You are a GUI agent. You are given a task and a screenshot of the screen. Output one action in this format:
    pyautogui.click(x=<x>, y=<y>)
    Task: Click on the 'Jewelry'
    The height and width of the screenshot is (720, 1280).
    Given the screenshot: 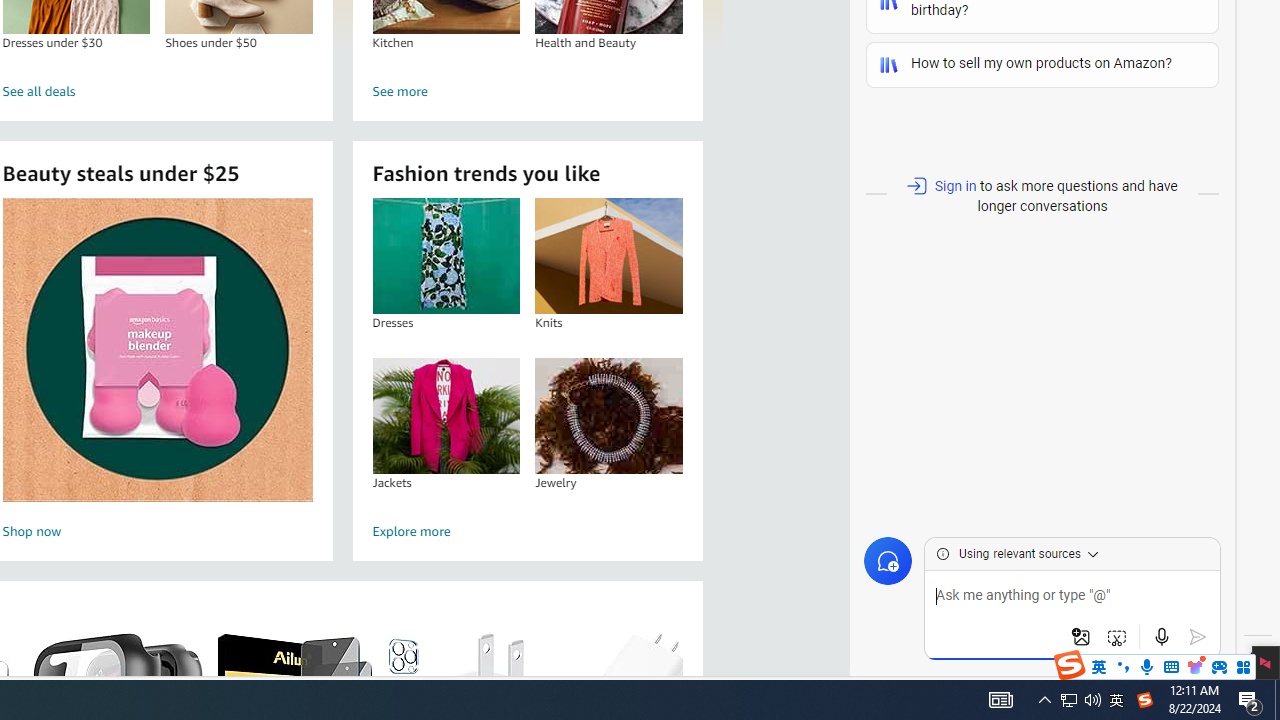 What is the action you would take?
    pyautogui.click(x=607, y=414)
    